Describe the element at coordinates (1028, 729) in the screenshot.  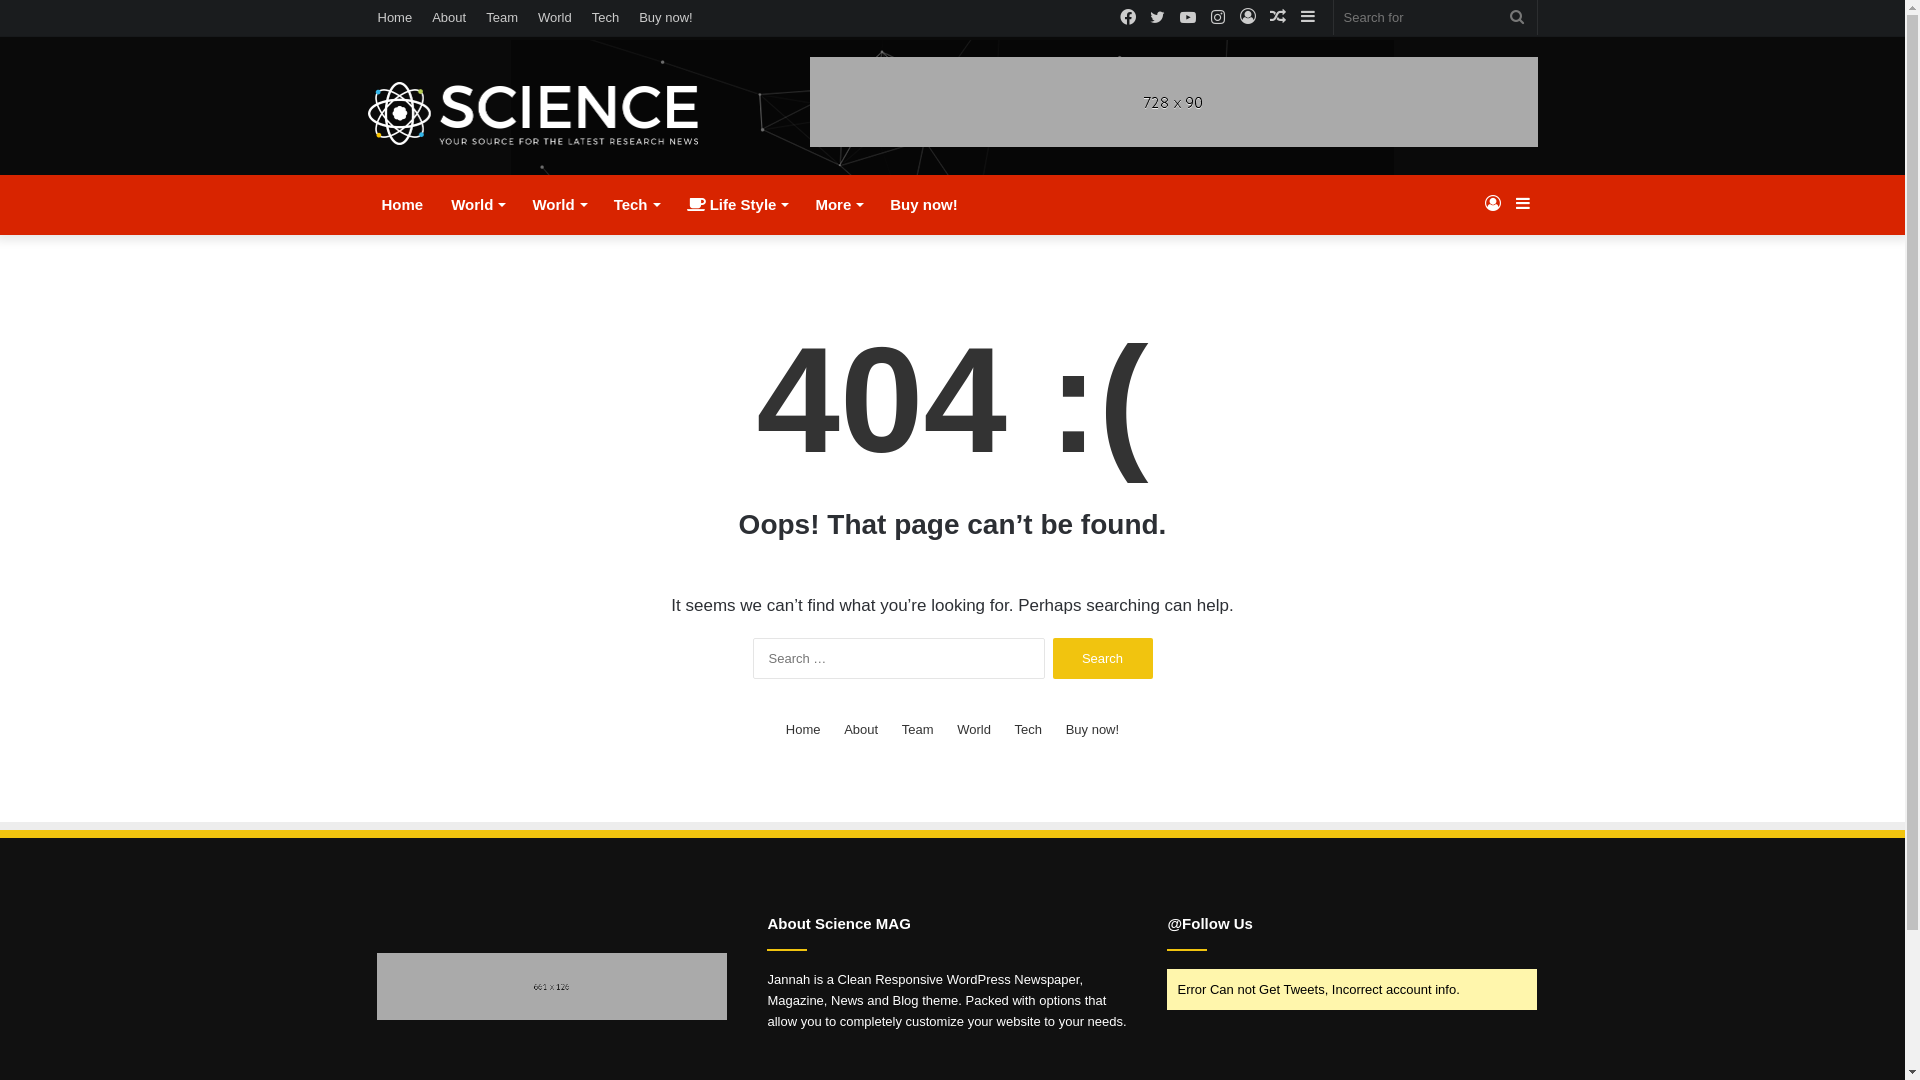
I see `'Tech'` at that location.